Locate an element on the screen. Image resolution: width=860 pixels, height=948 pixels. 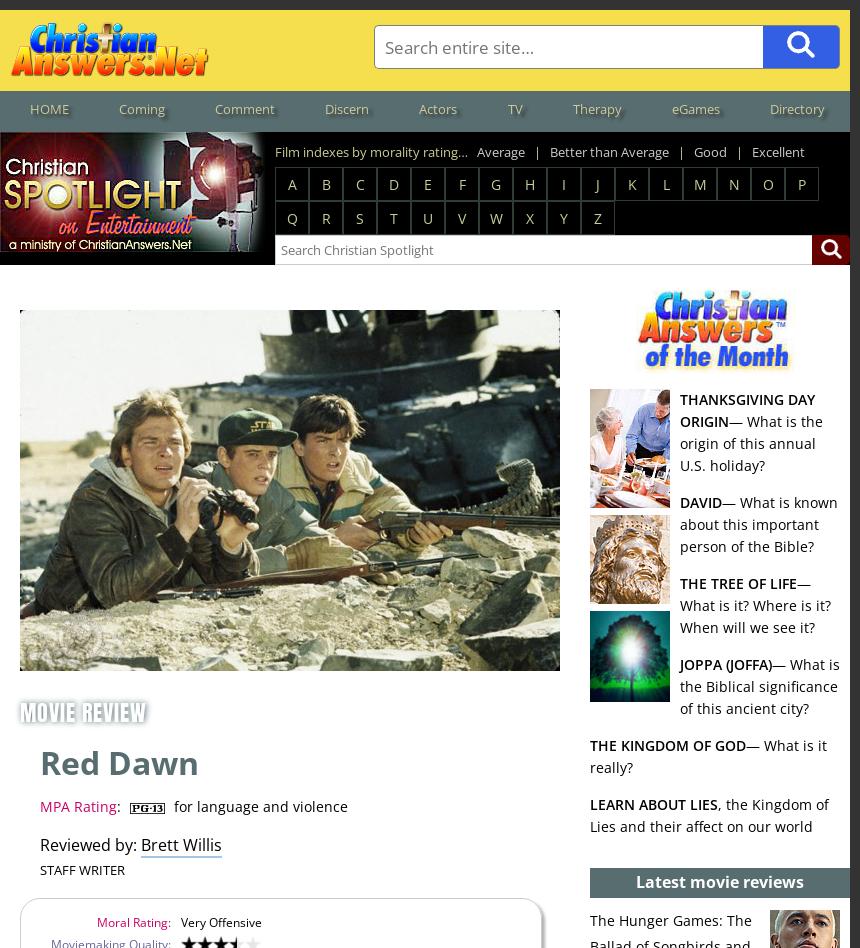
'JOPPA (JOFFA)' is located at coordinates (725, 662).